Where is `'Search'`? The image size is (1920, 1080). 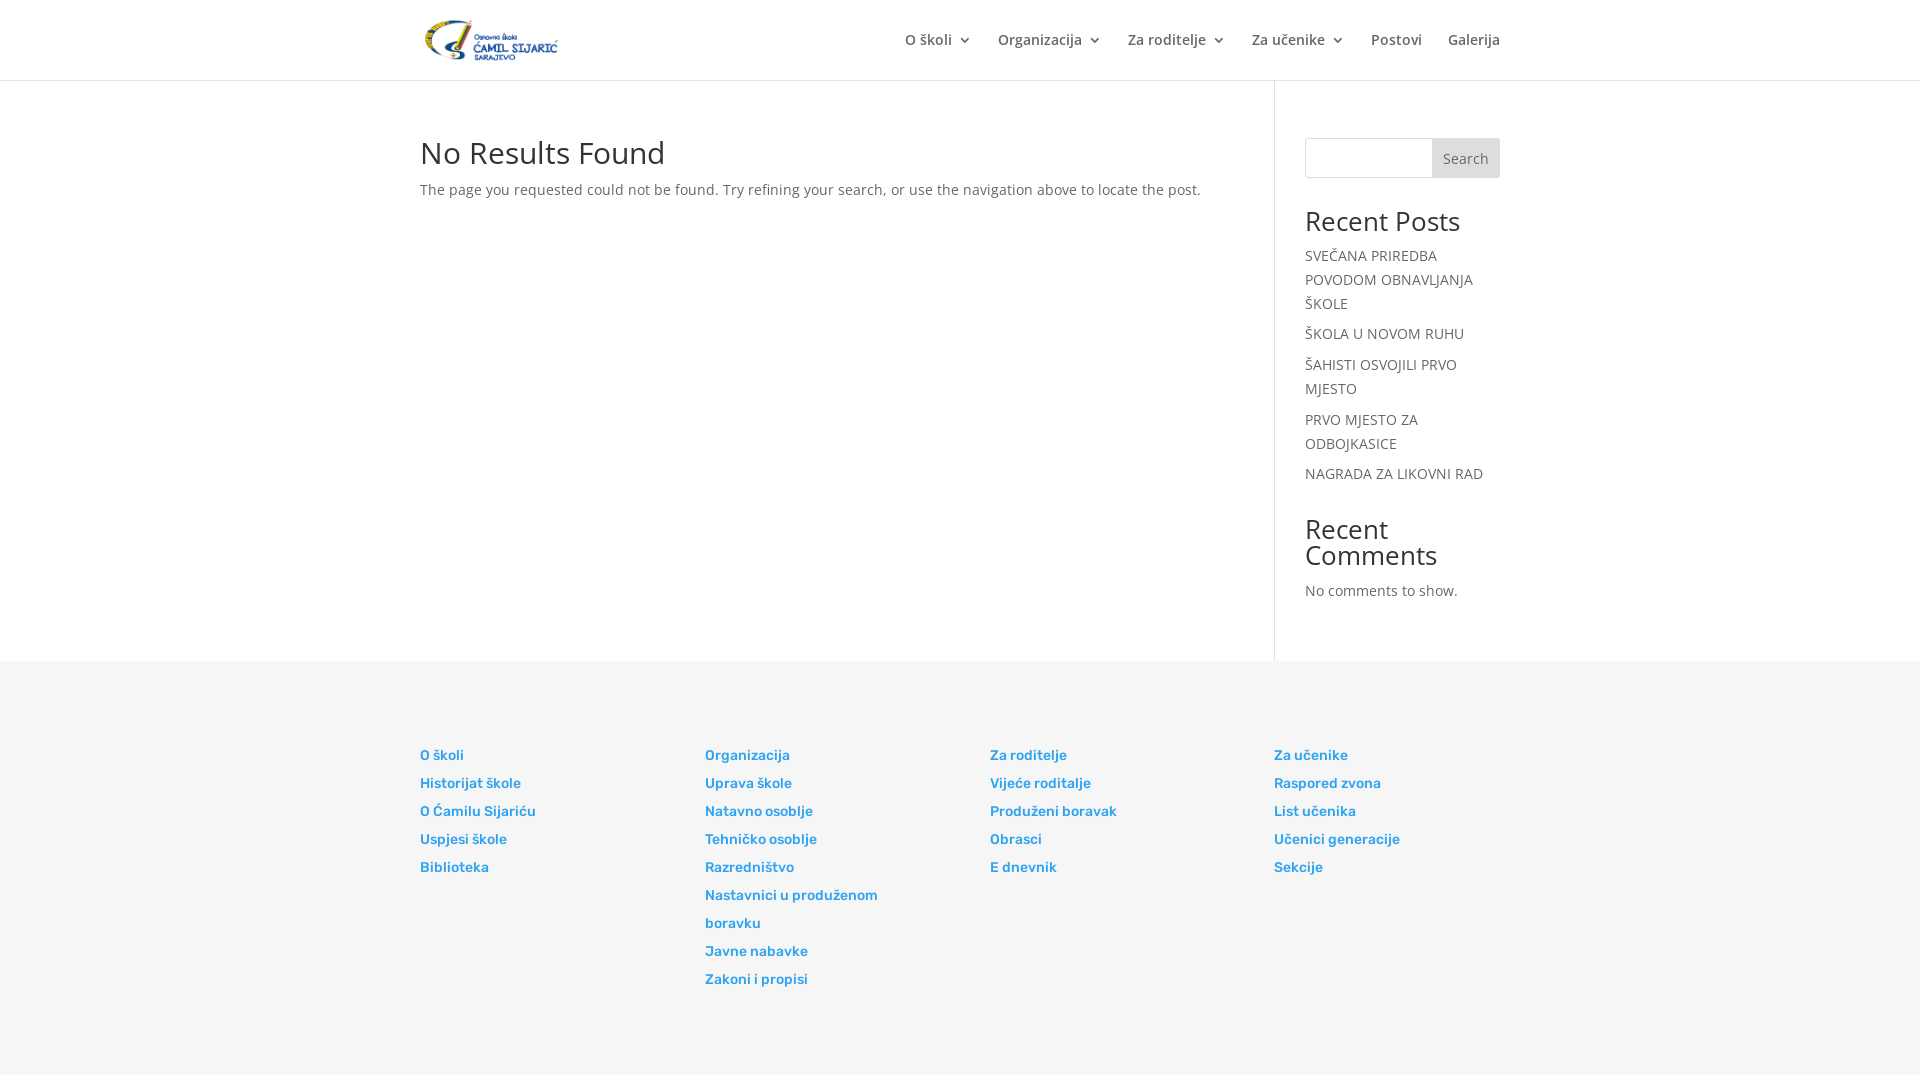 'Search' is located at coordinates (1465, 157).